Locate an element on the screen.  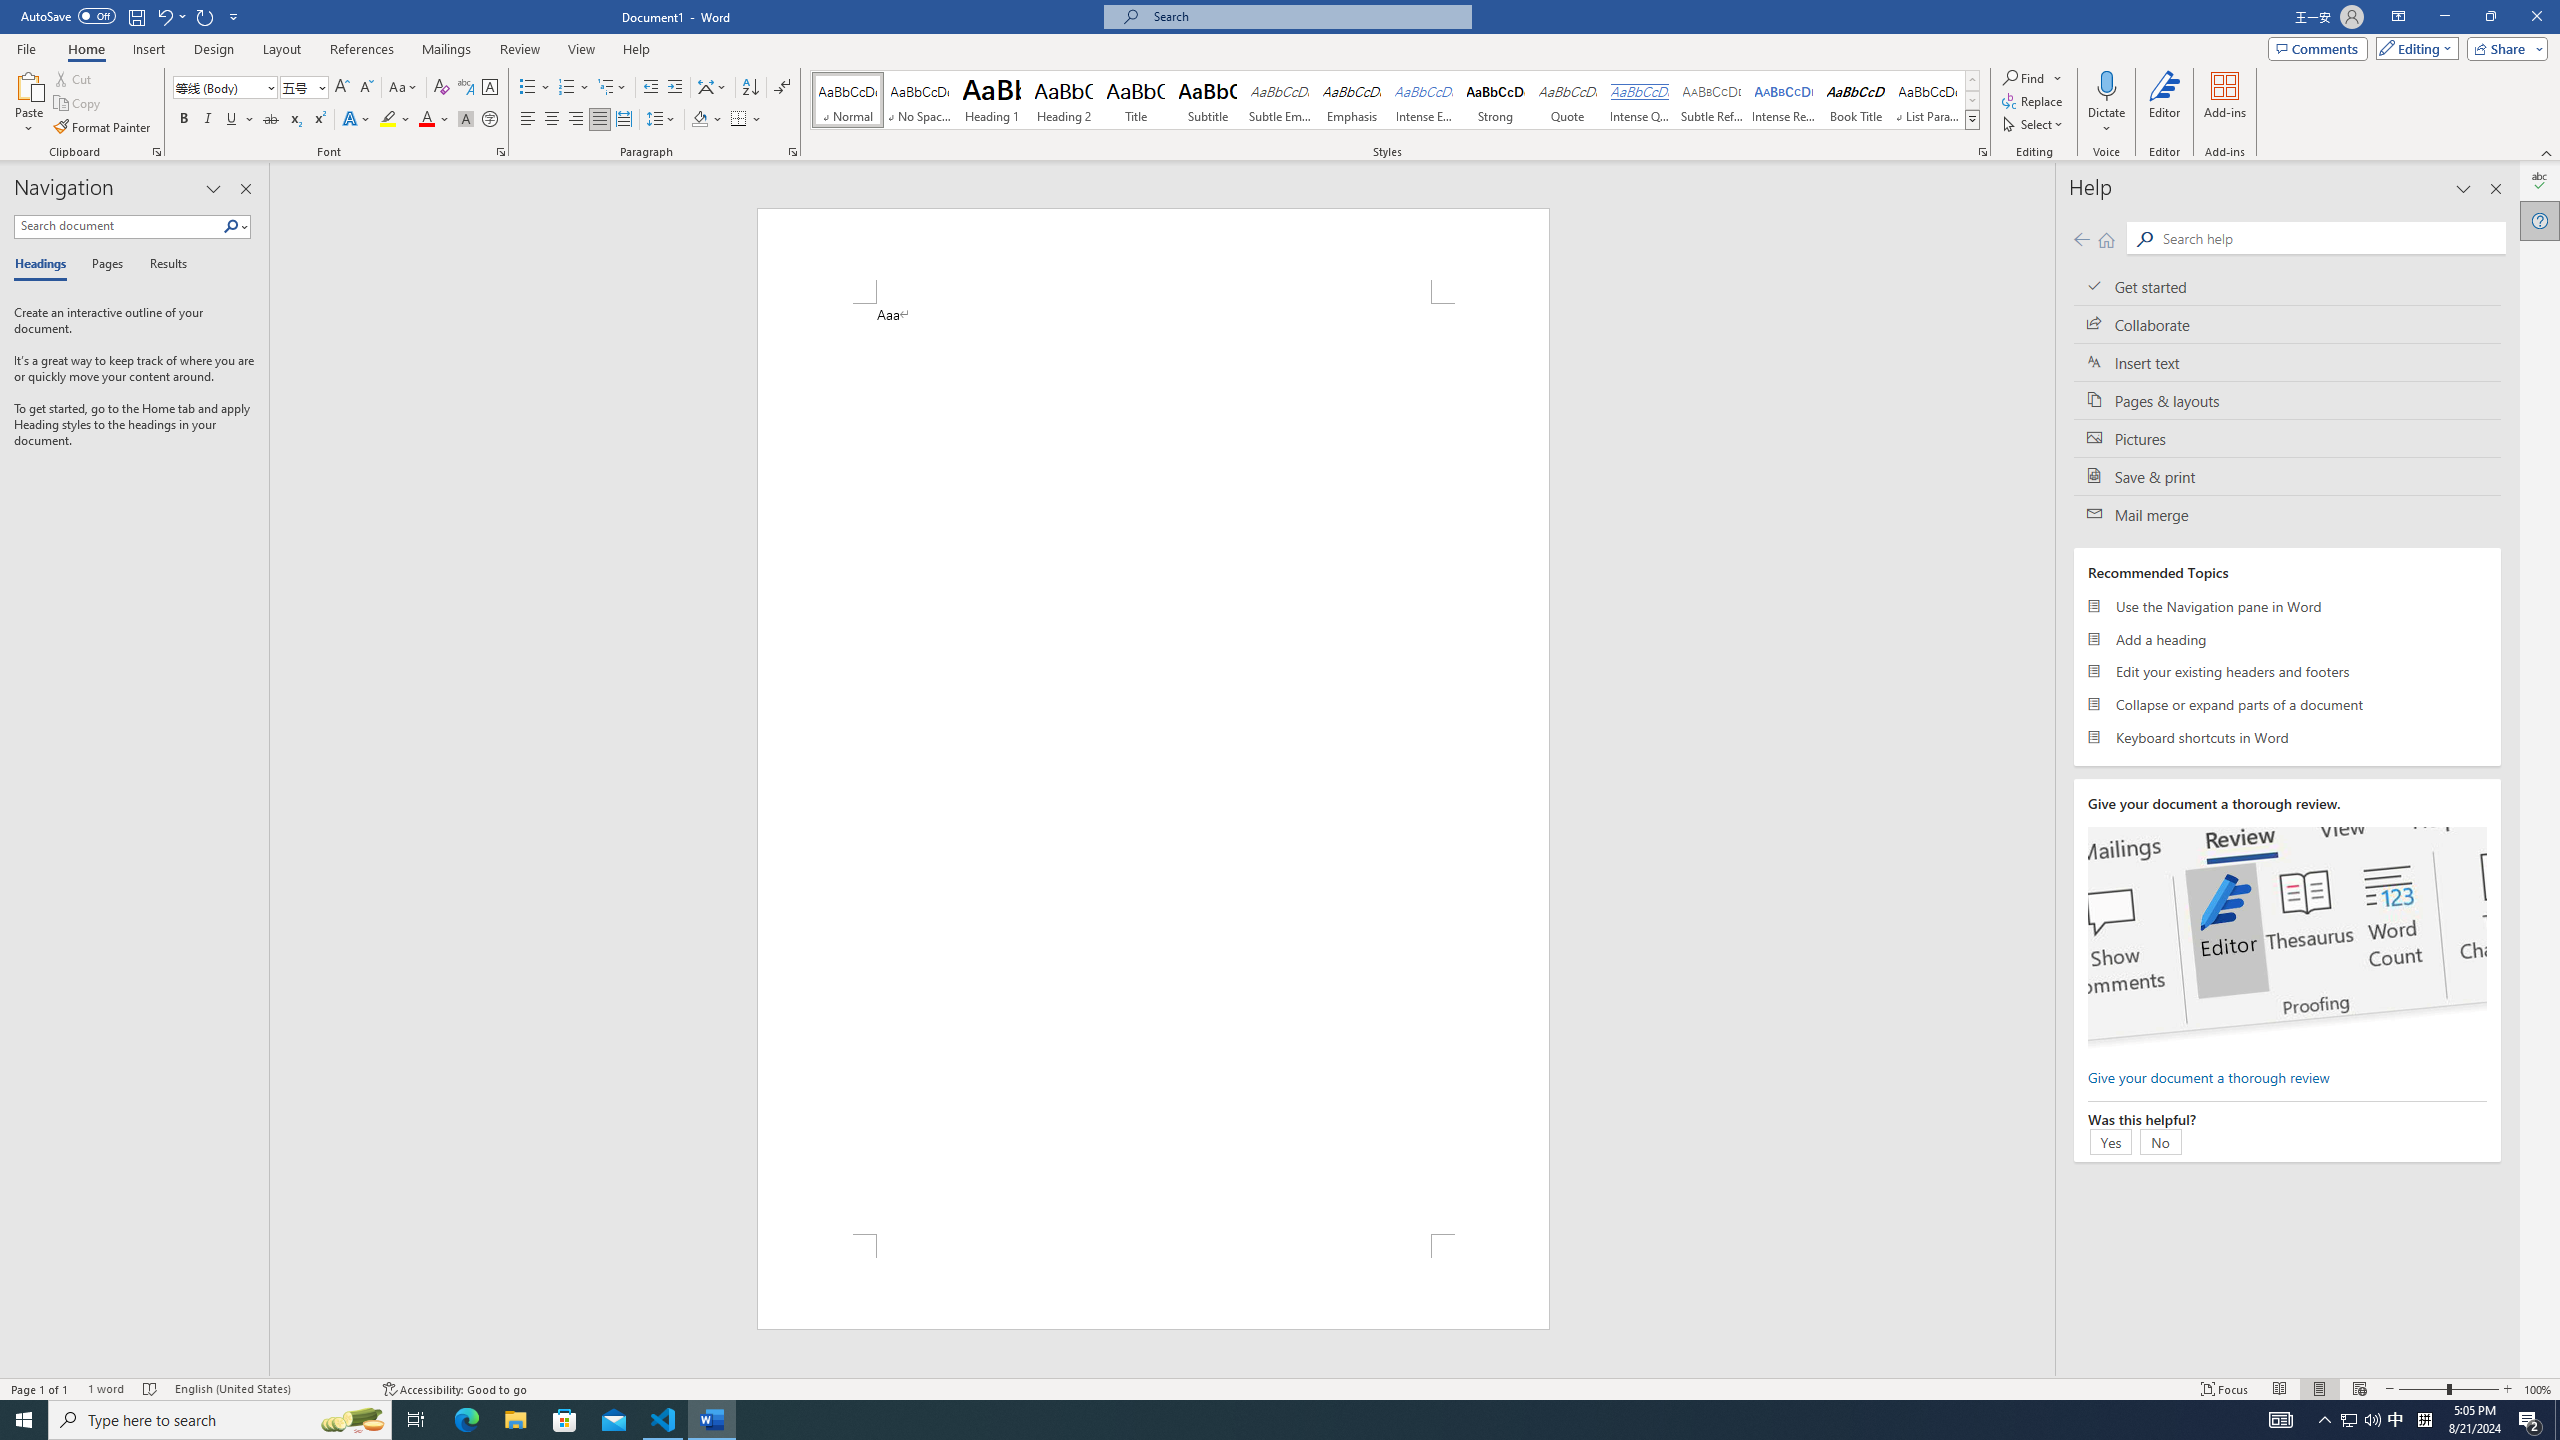
'References' is located at coordinates (362, 49).